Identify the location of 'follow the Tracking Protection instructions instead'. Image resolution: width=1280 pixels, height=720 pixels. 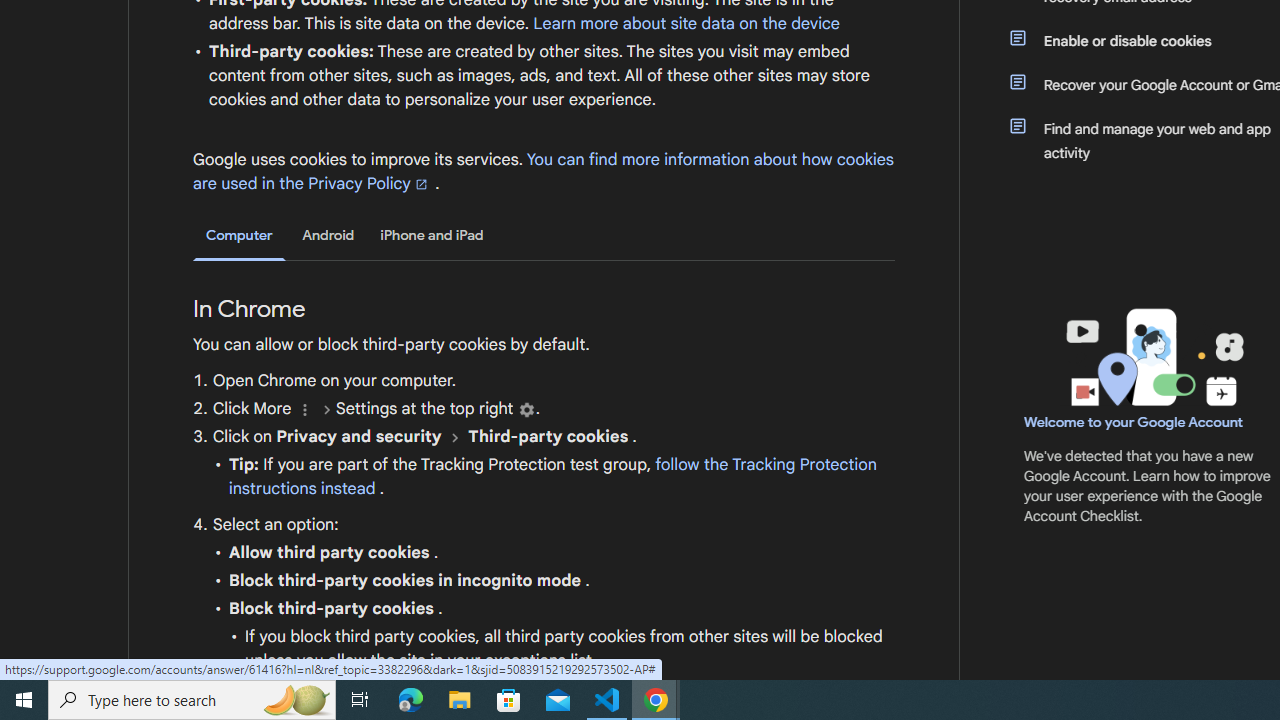
(552, 477).